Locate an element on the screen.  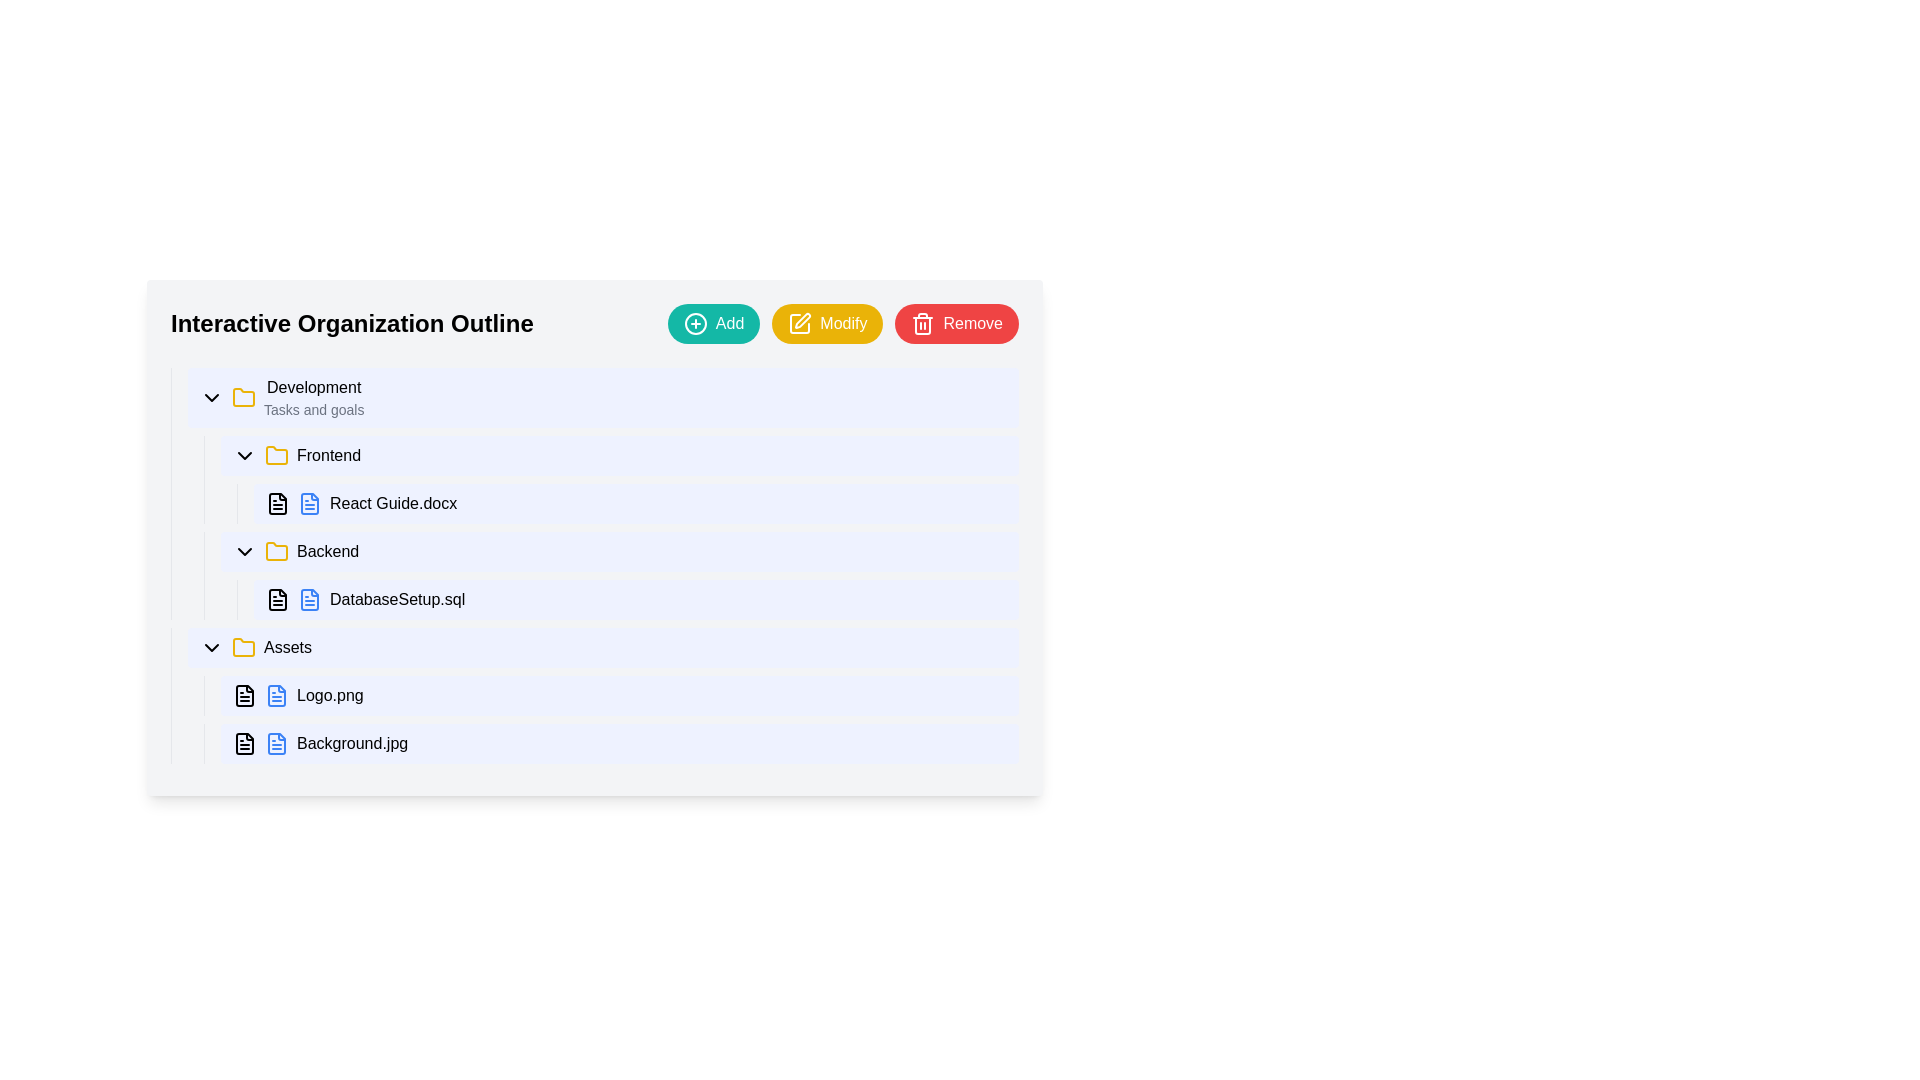
the 'Assets' text label located in the third-level indentation under the 'Development' section, adjacent to the yellow folder icon is located at coordinates (287, 648).